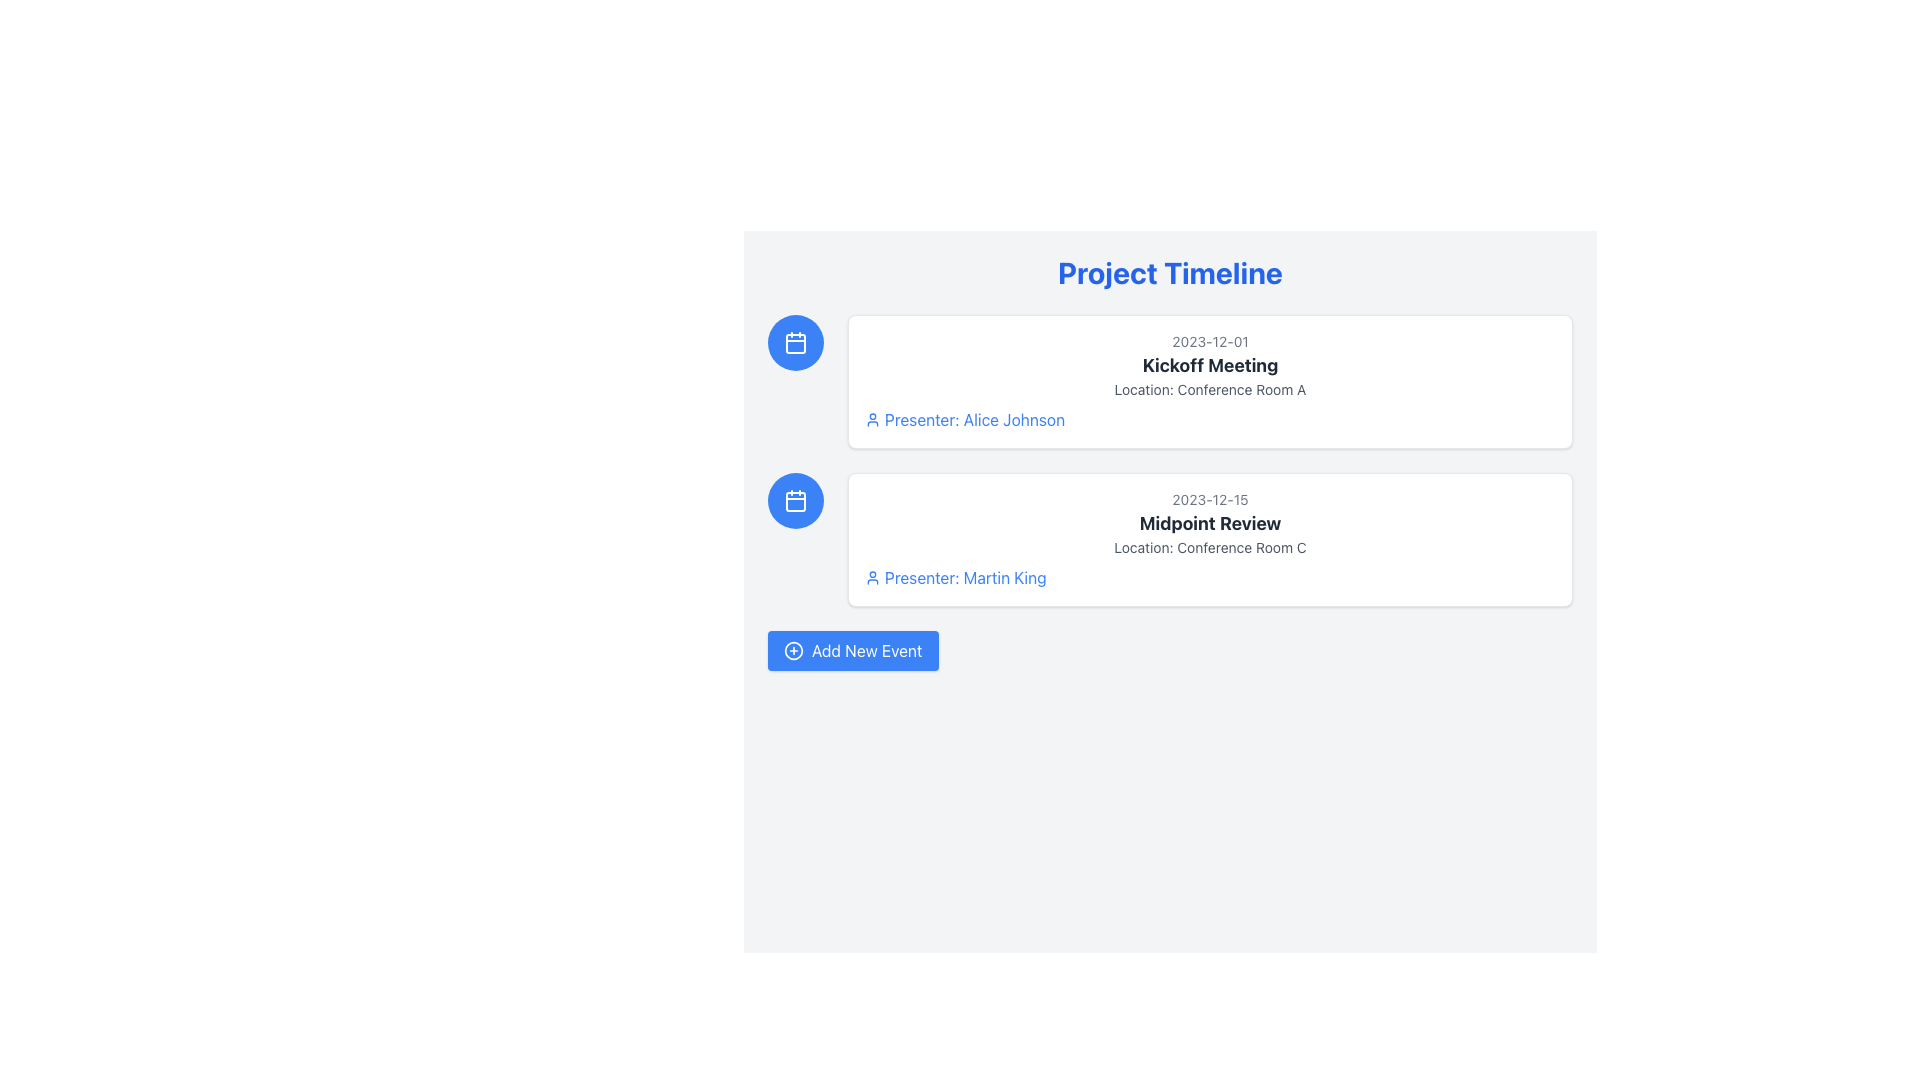 The image size is (1920, 1080). I want to click on the circular icon with a plus symbol, which is part of the 'Add New Event' button located in the lower section of the main interface, so click(792, 651).